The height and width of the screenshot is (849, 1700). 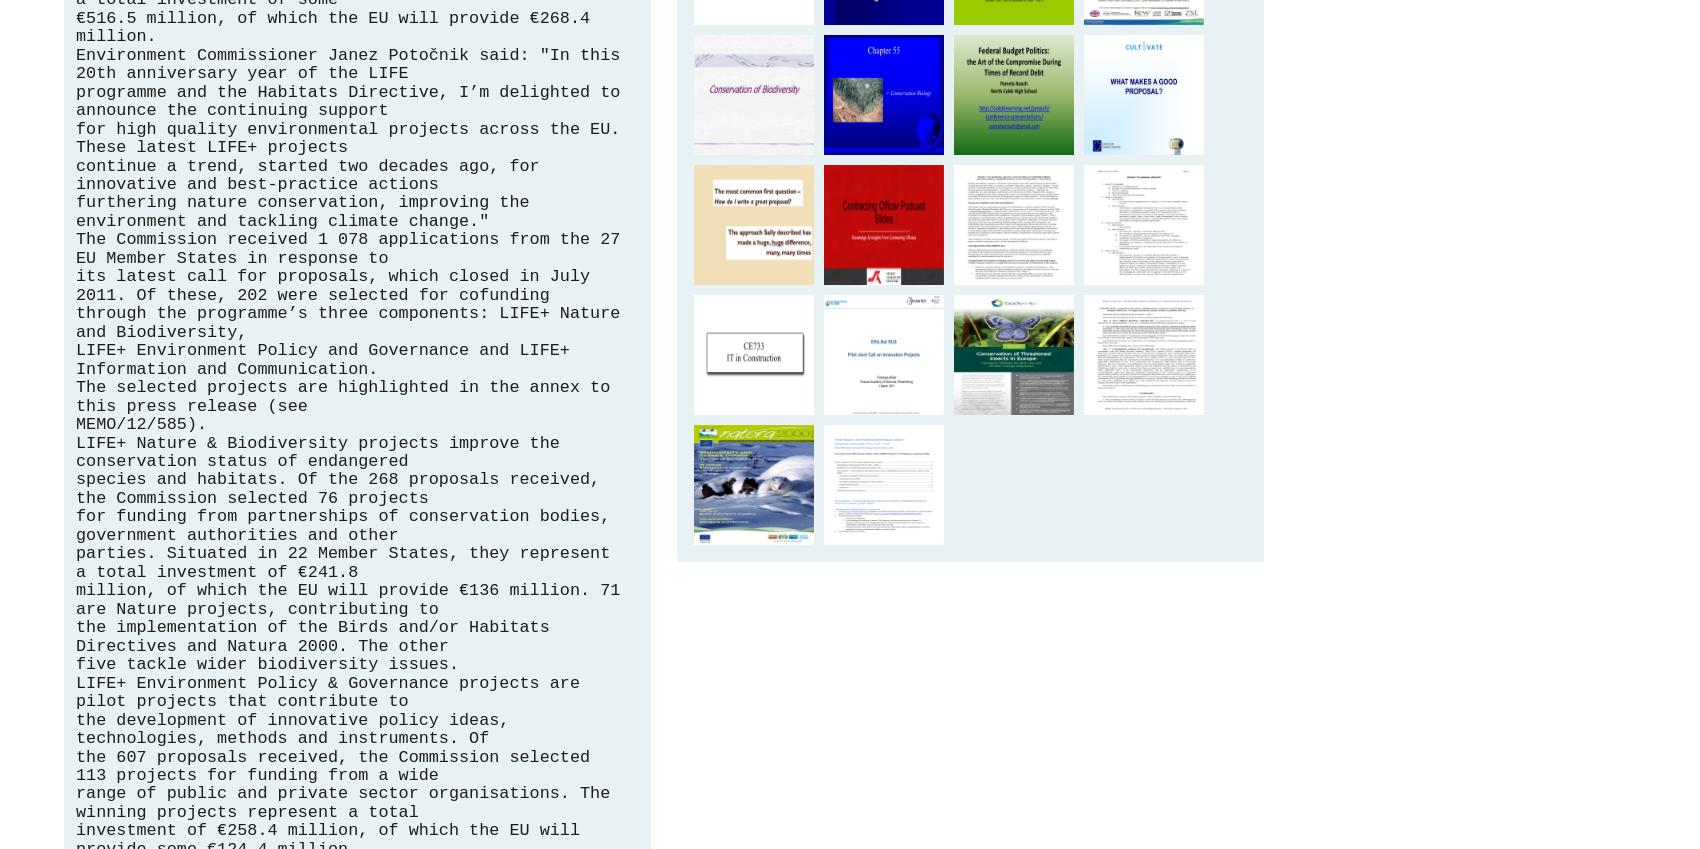 I want to click on 'Conservation of Threatened Insects in Europe', so click(x=1029, y=368).